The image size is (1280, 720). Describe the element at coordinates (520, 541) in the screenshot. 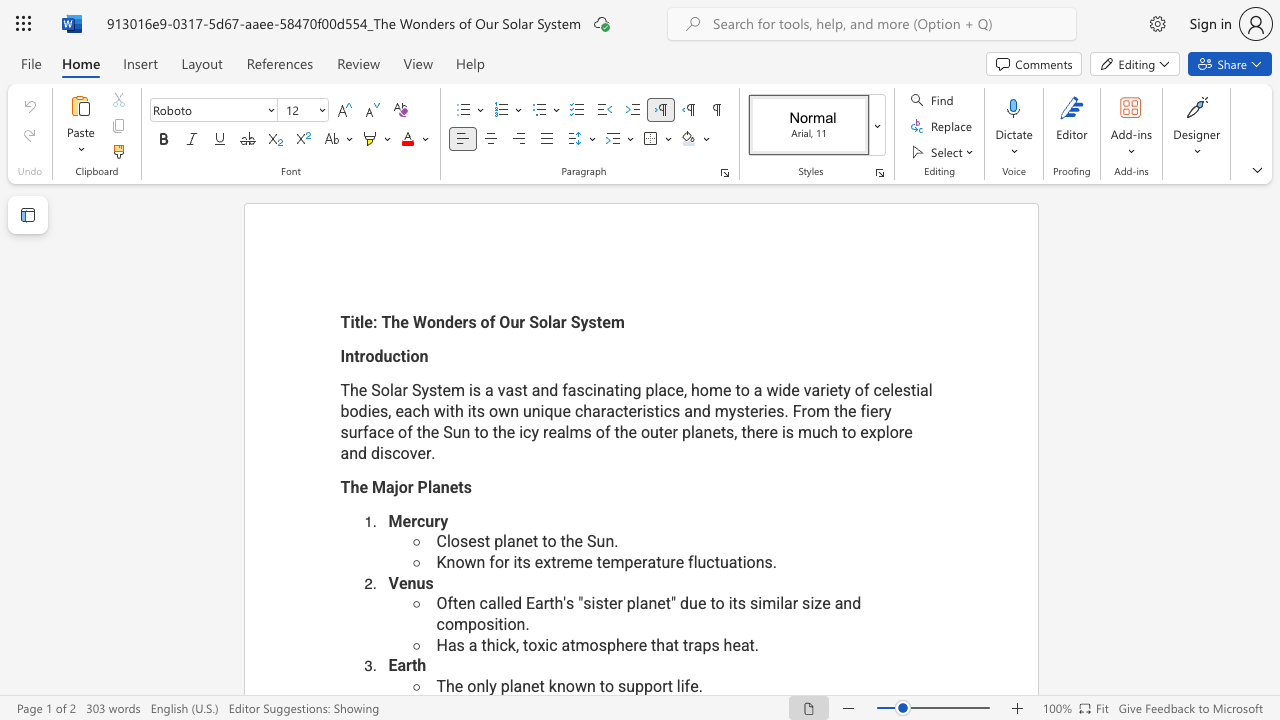

I see `the 1th character "n" in the text` at that location.